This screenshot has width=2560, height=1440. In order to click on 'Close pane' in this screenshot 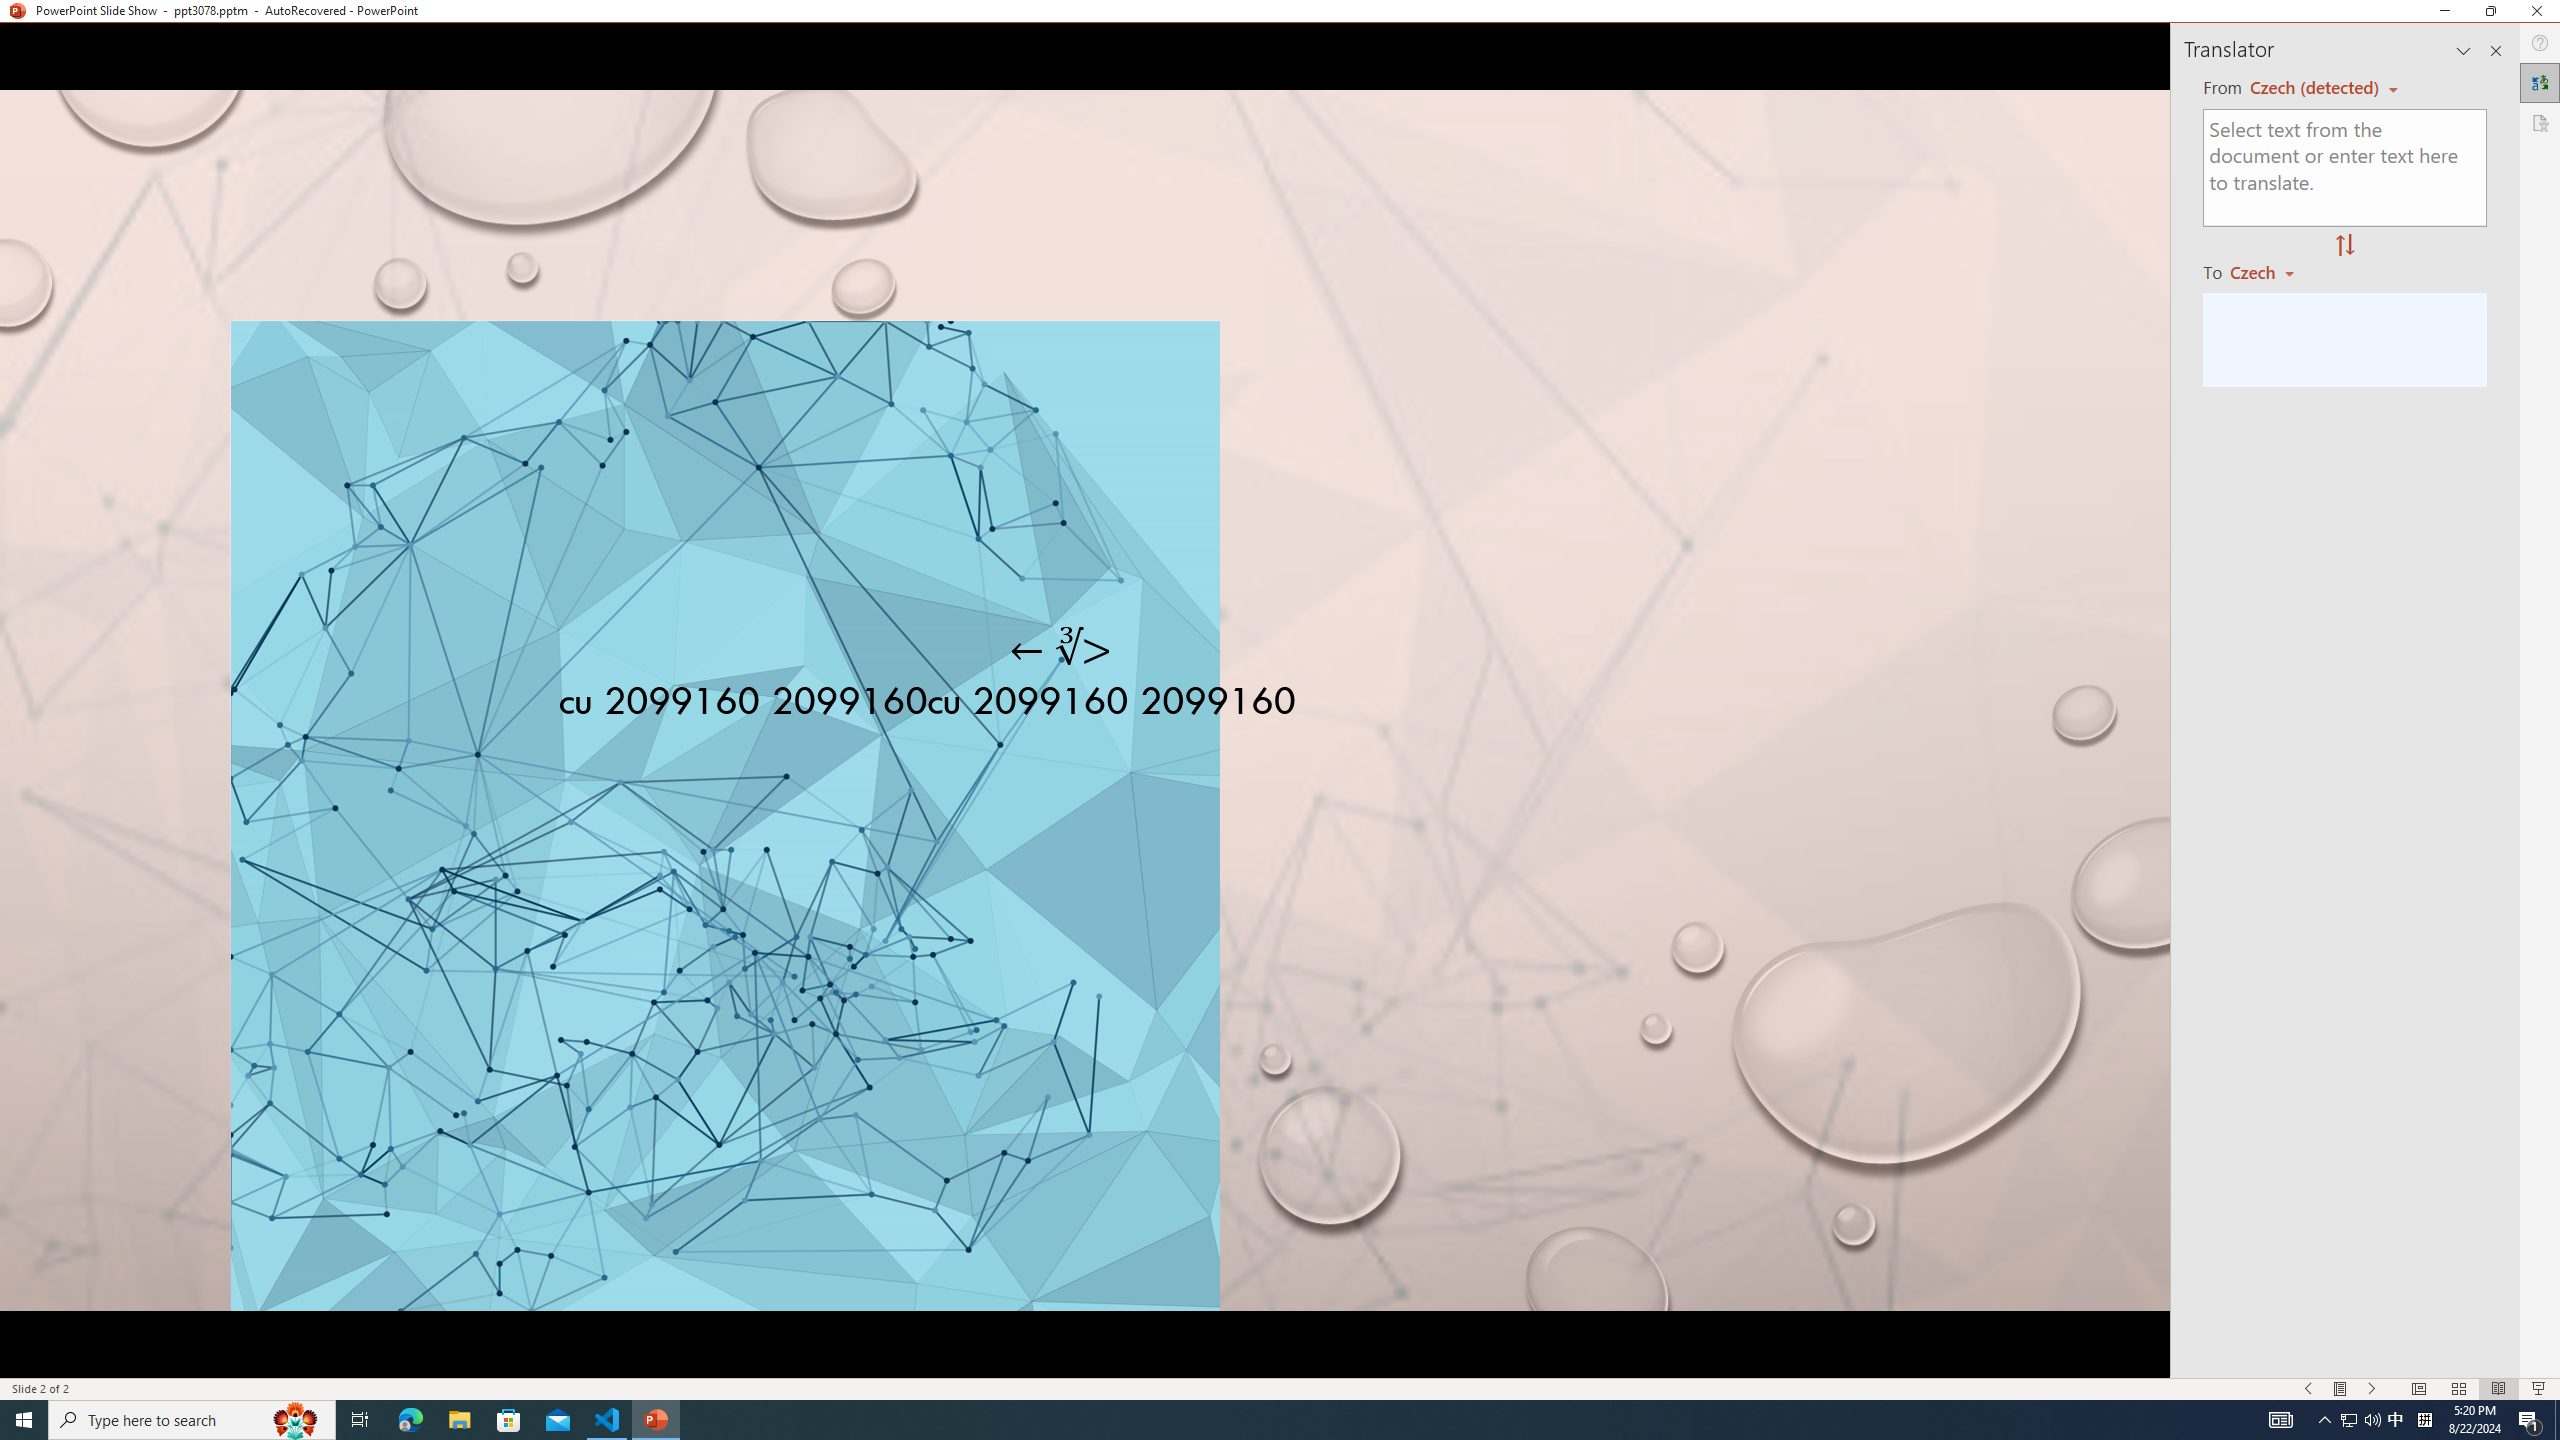, I will do `click(2495, 50)`.